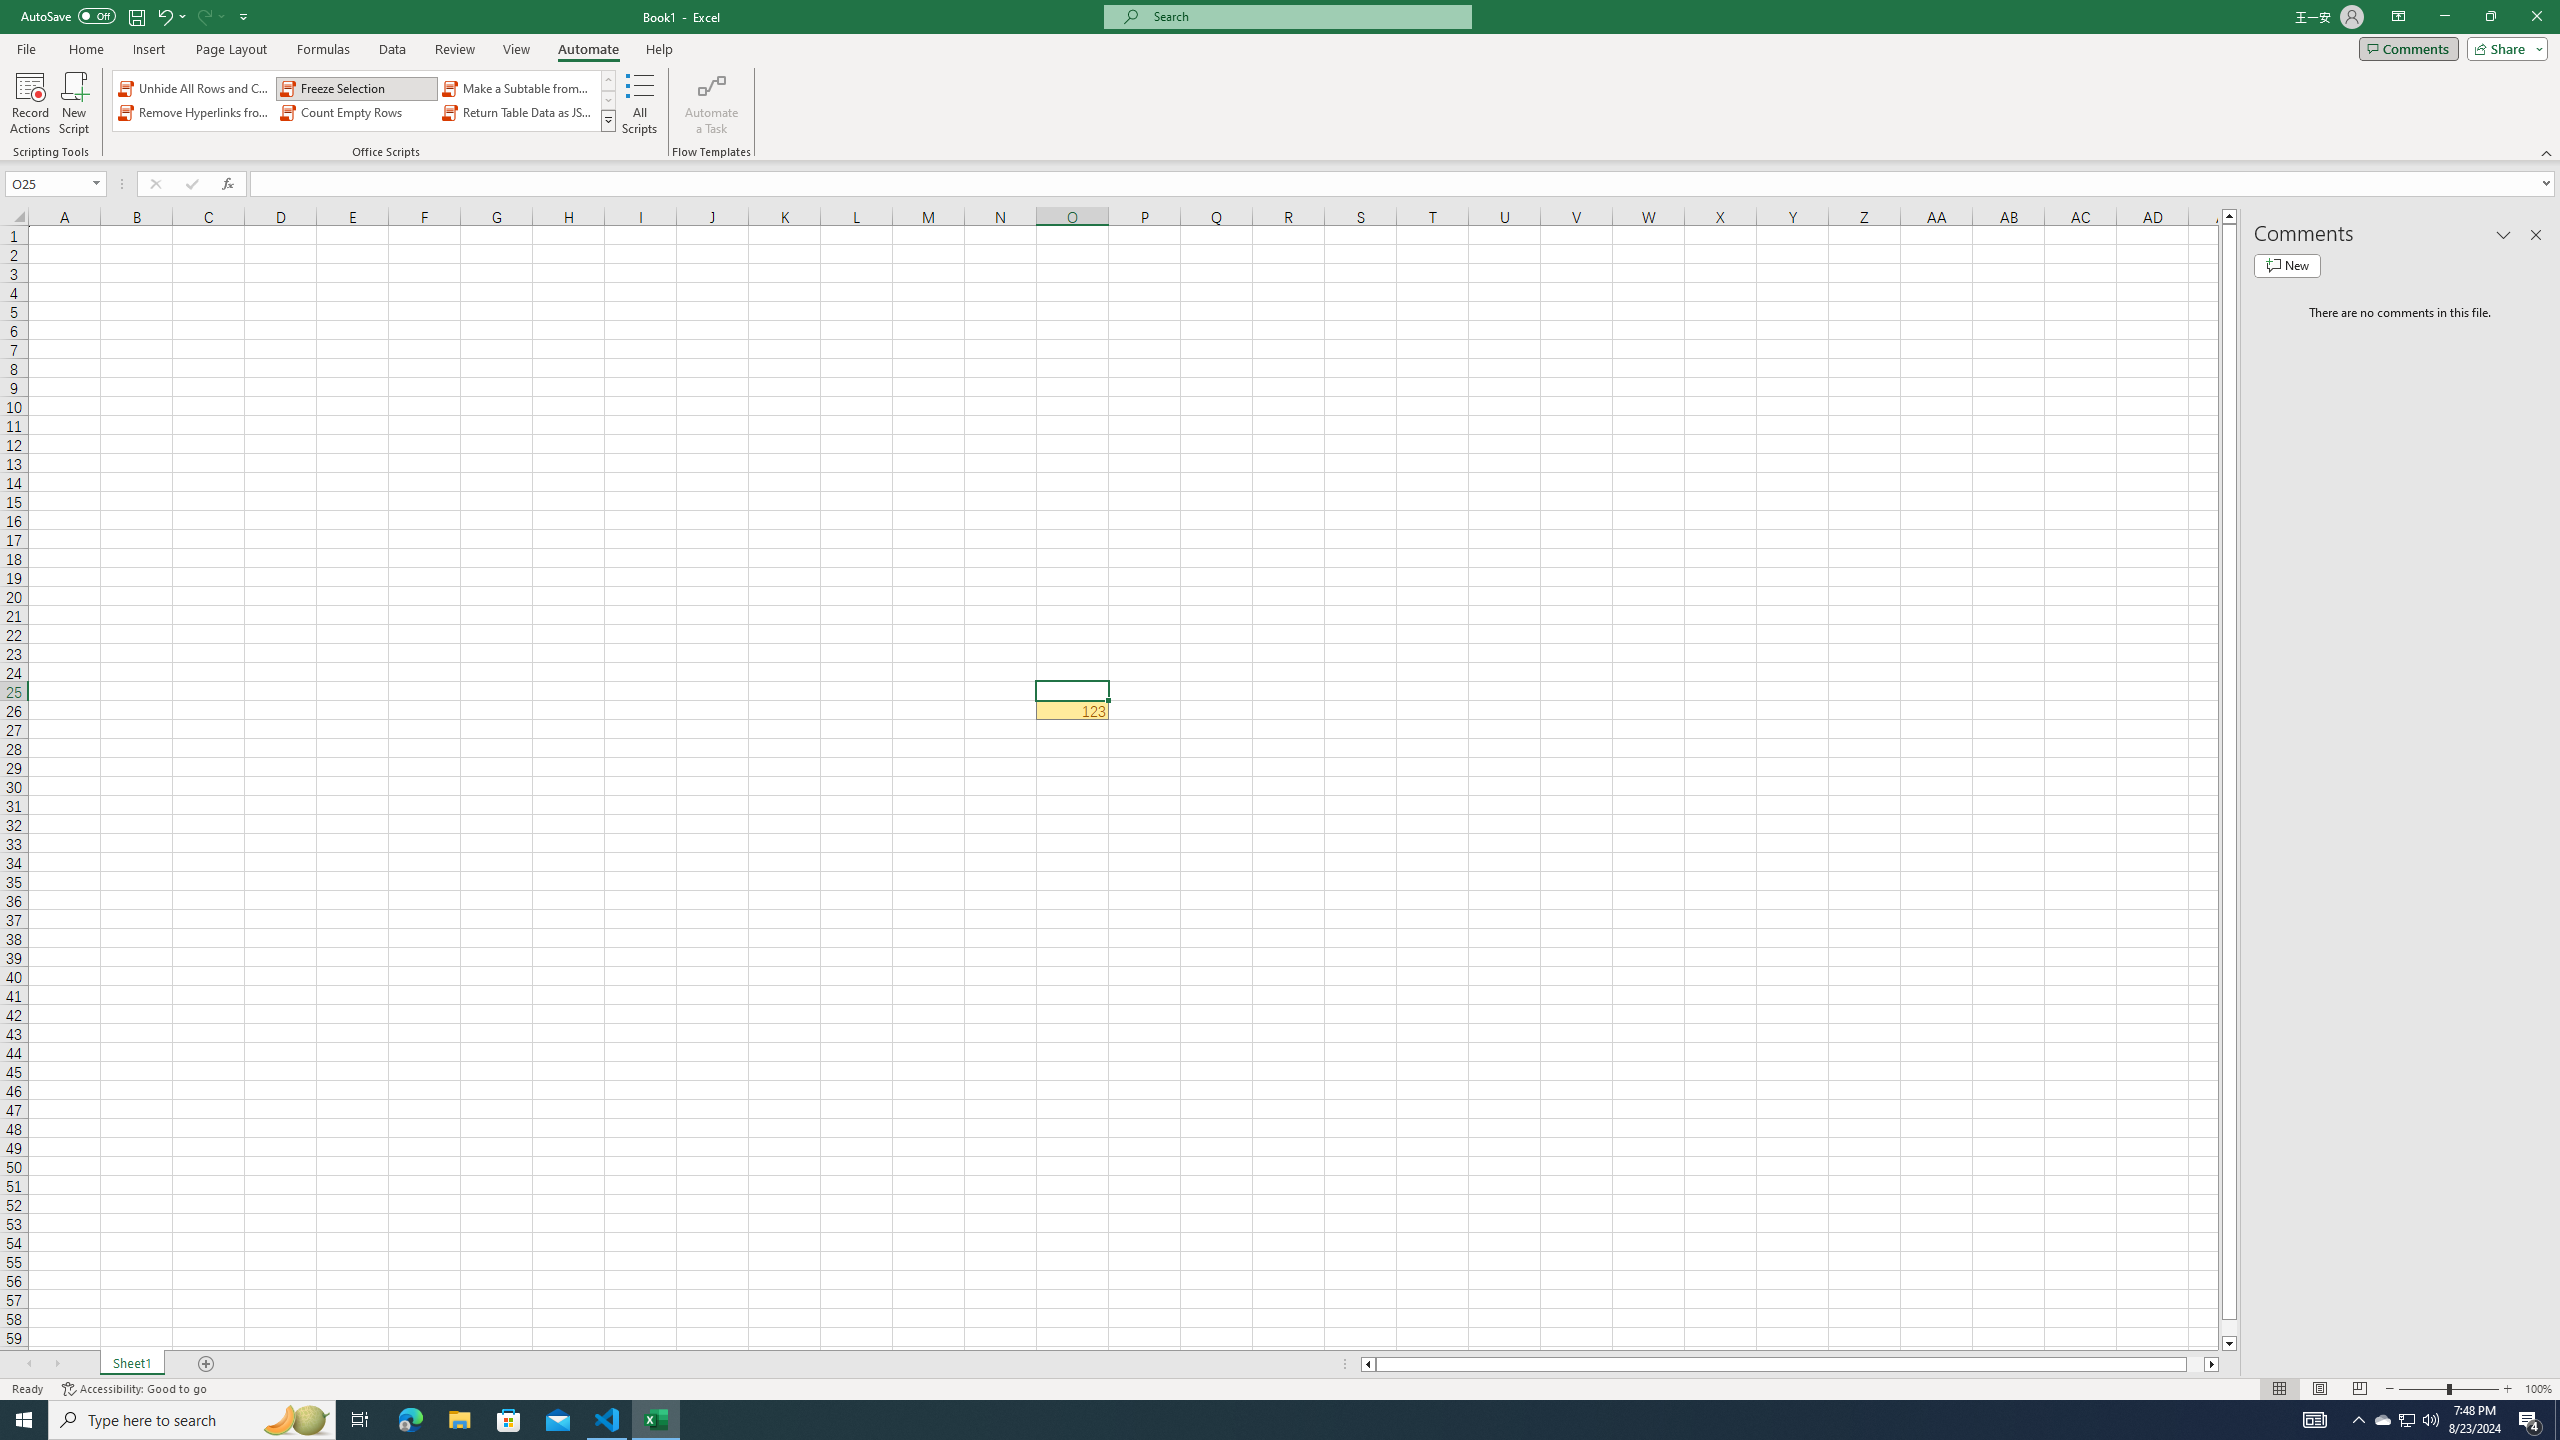  What do you see at coordinates (2490, 16) in the screenshot?
I see `'Restore Down'` at bounding box center [2490, 16].